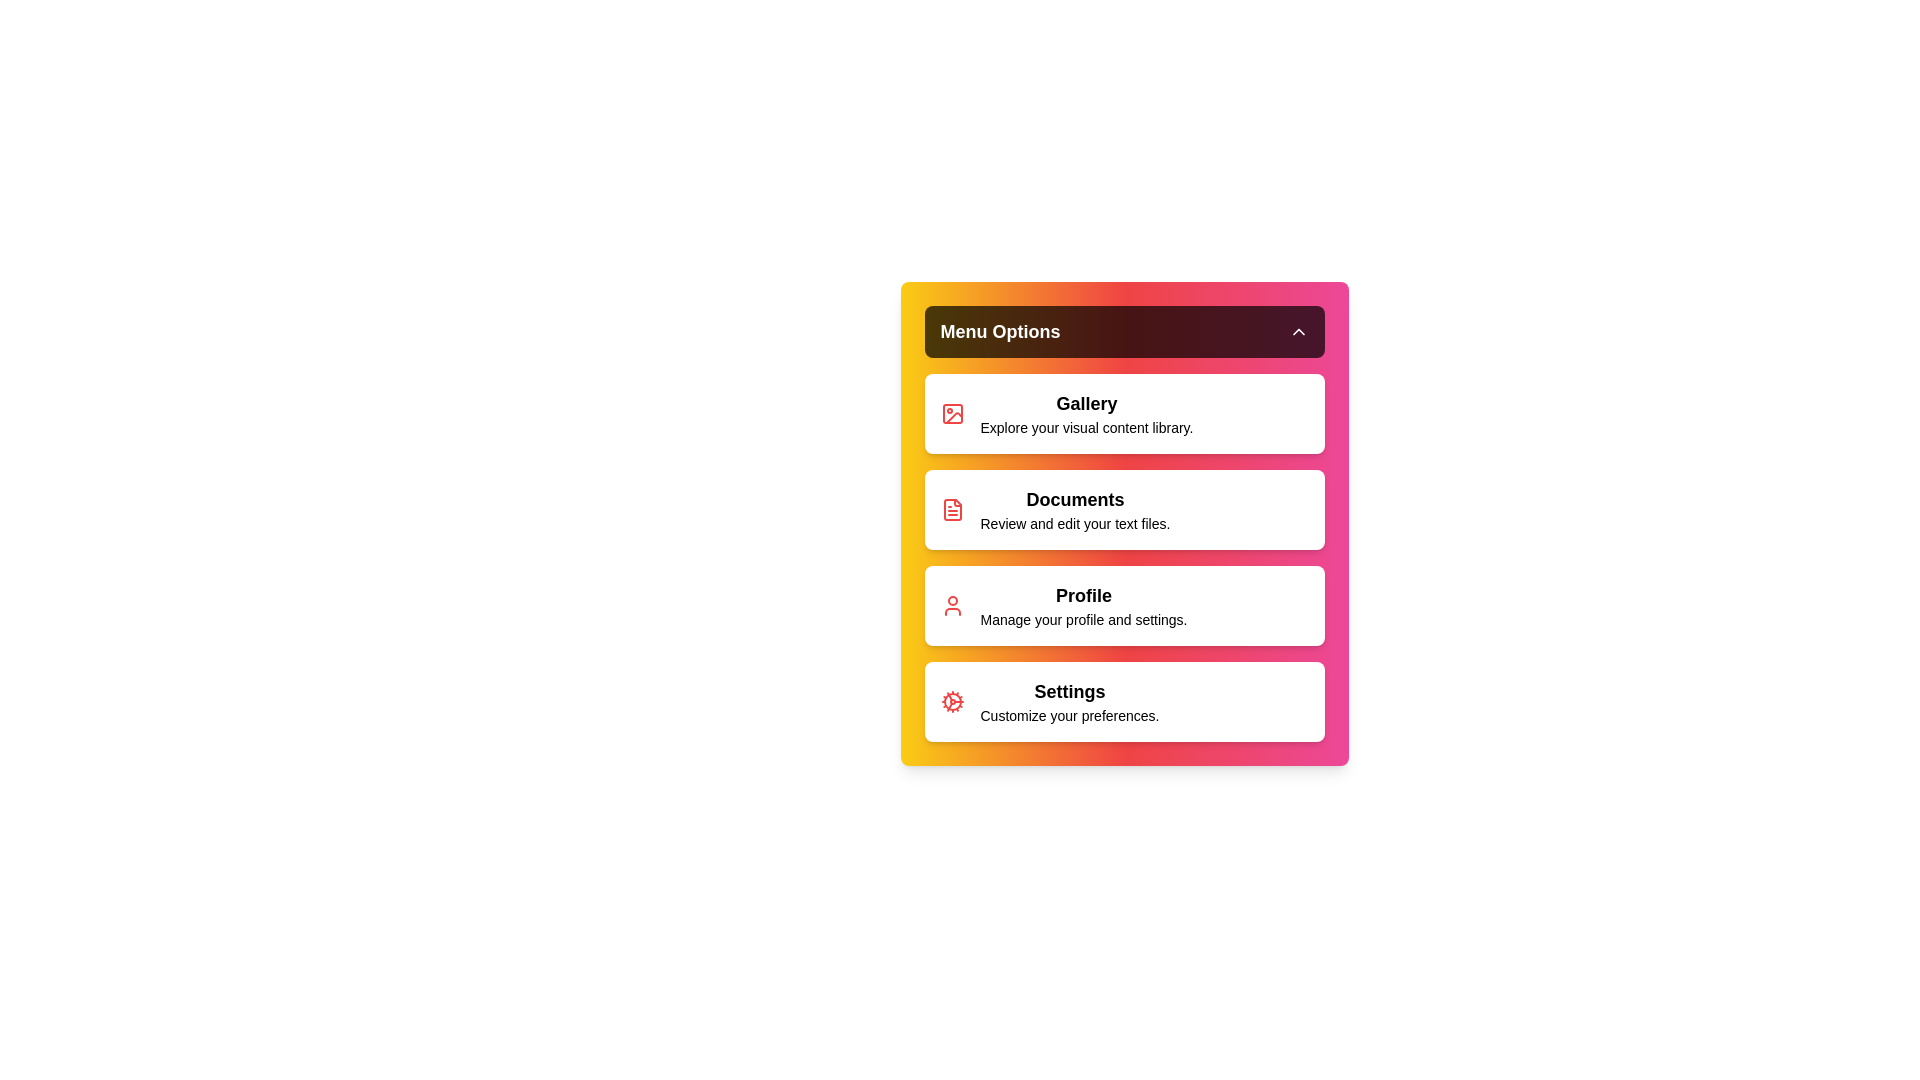  I want to click on the menu item Profile to select it, so click(1124, 604).